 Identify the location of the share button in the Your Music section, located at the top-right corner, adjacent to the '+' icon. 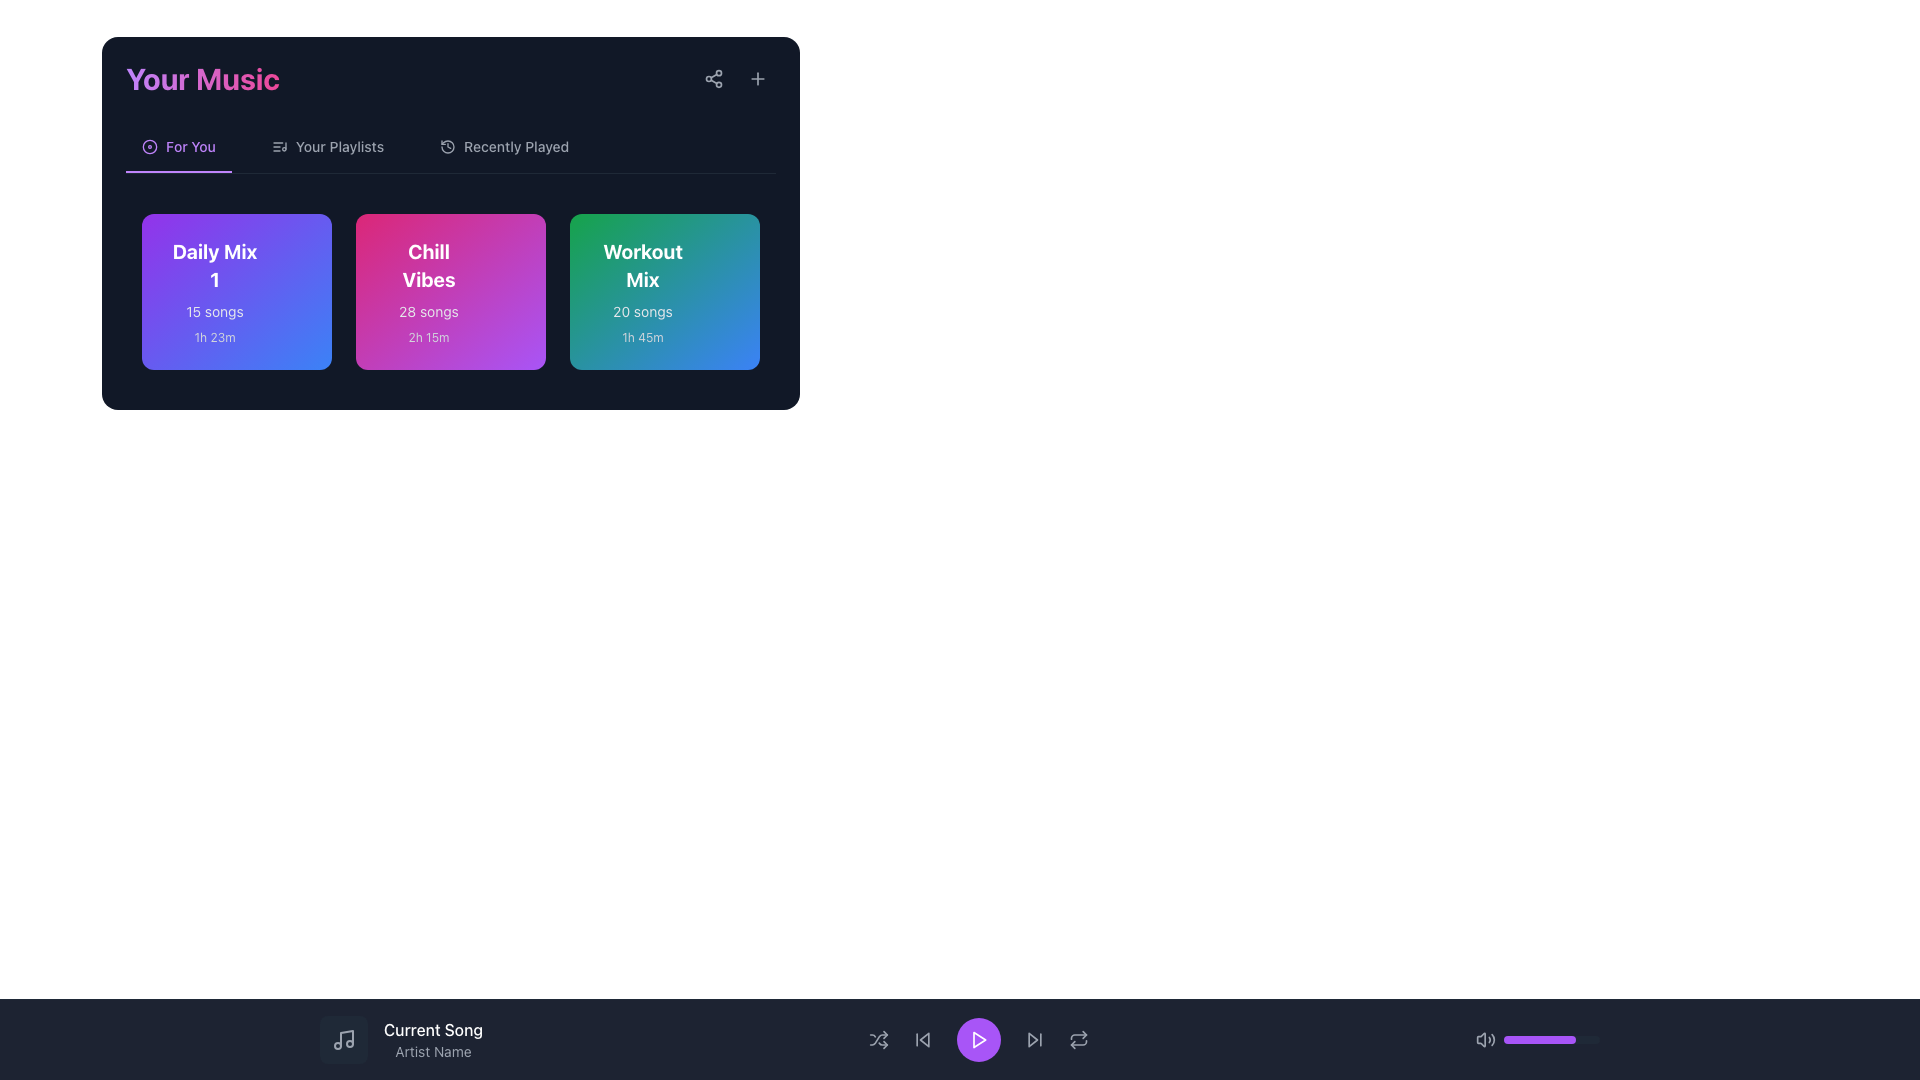
(714, 77).